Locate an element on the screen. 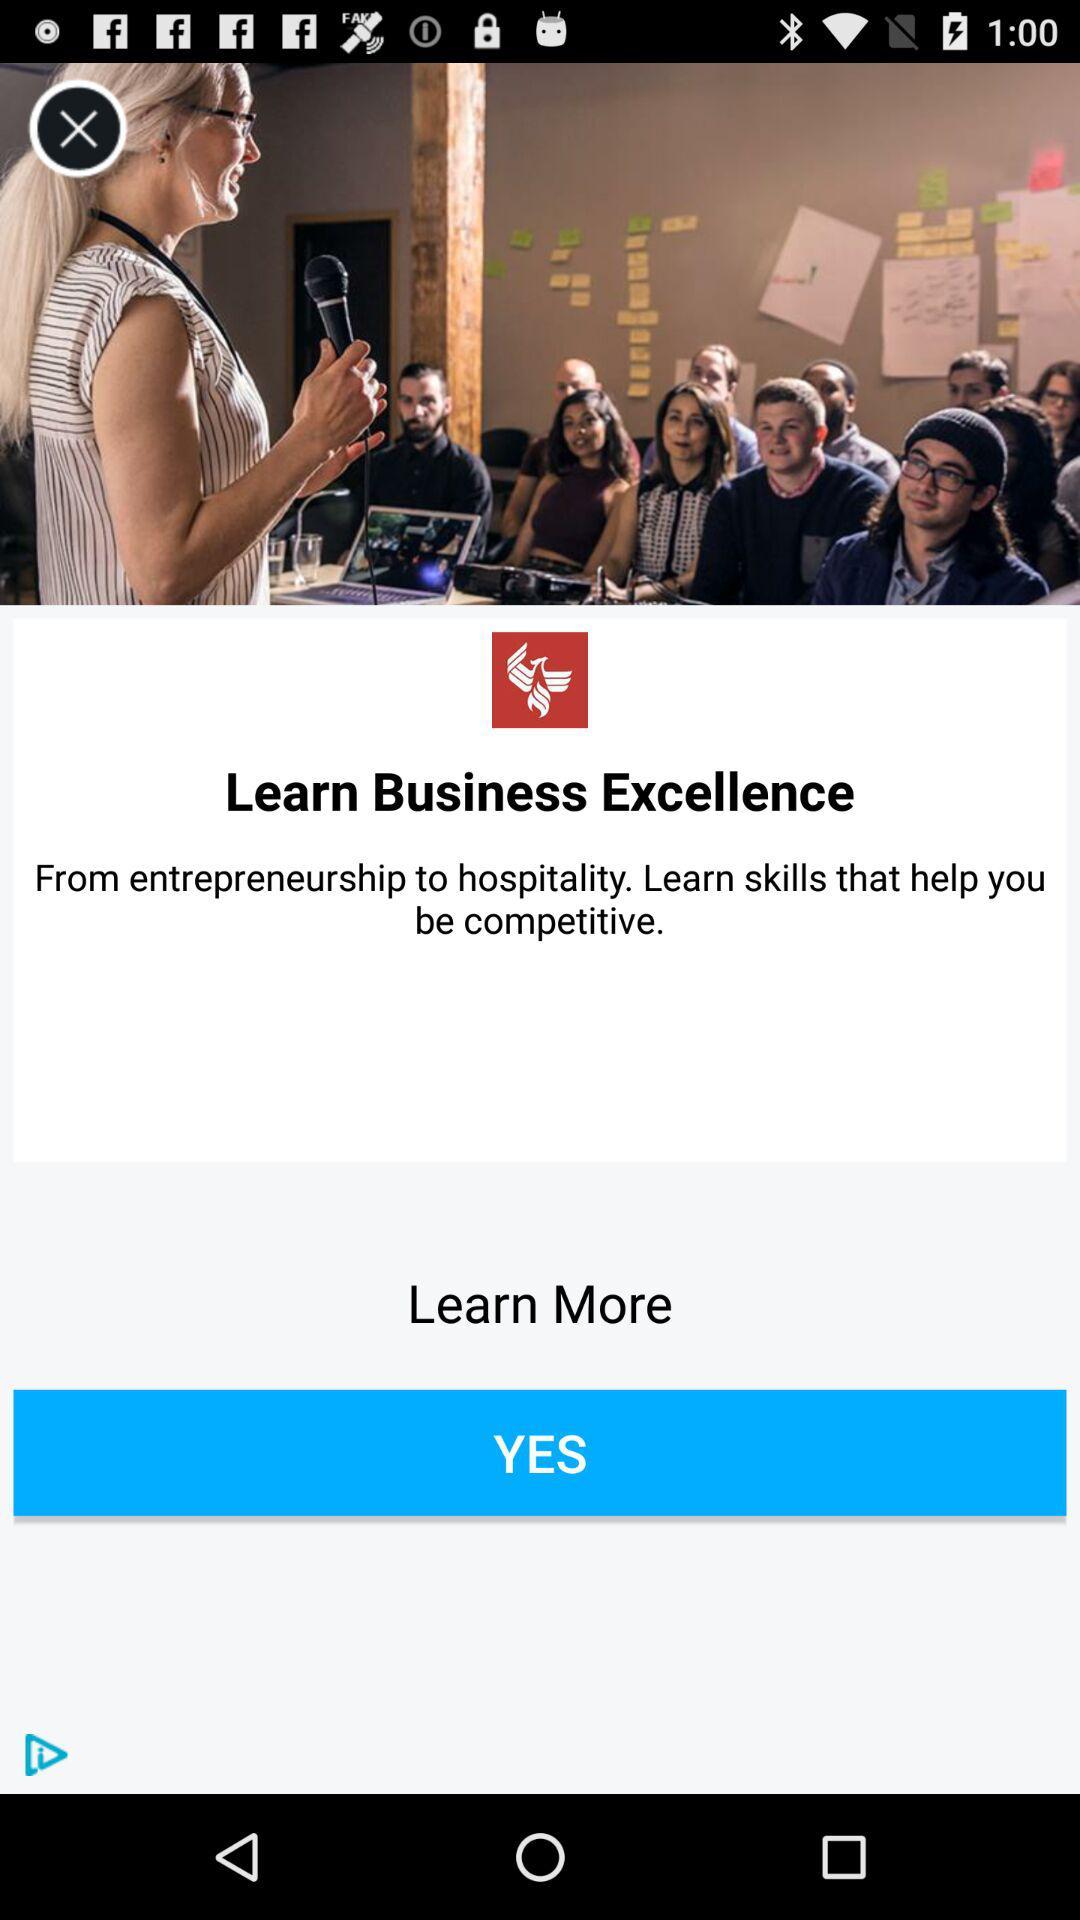 The image size is (1080, 1920). the close icon is located at coordinates (77, 137).